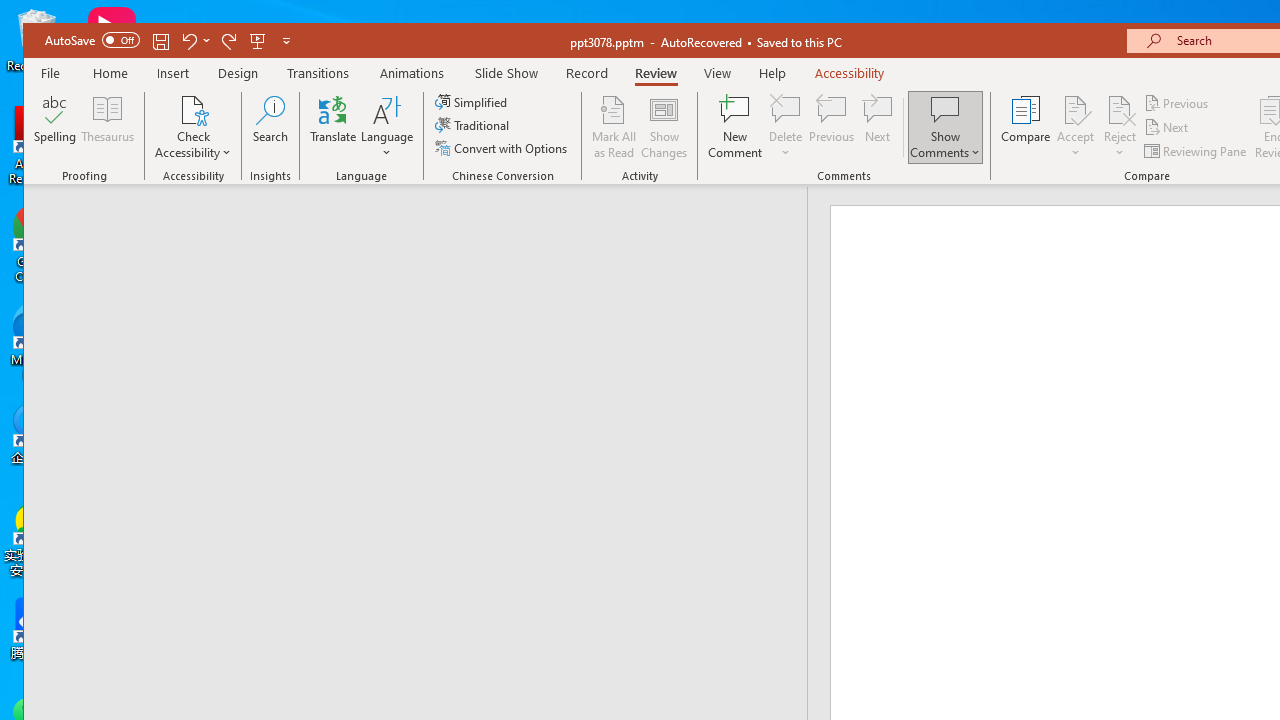  Describe the element at coordinates (238, 72) in the screenshot. I see `'Design'` at that location.